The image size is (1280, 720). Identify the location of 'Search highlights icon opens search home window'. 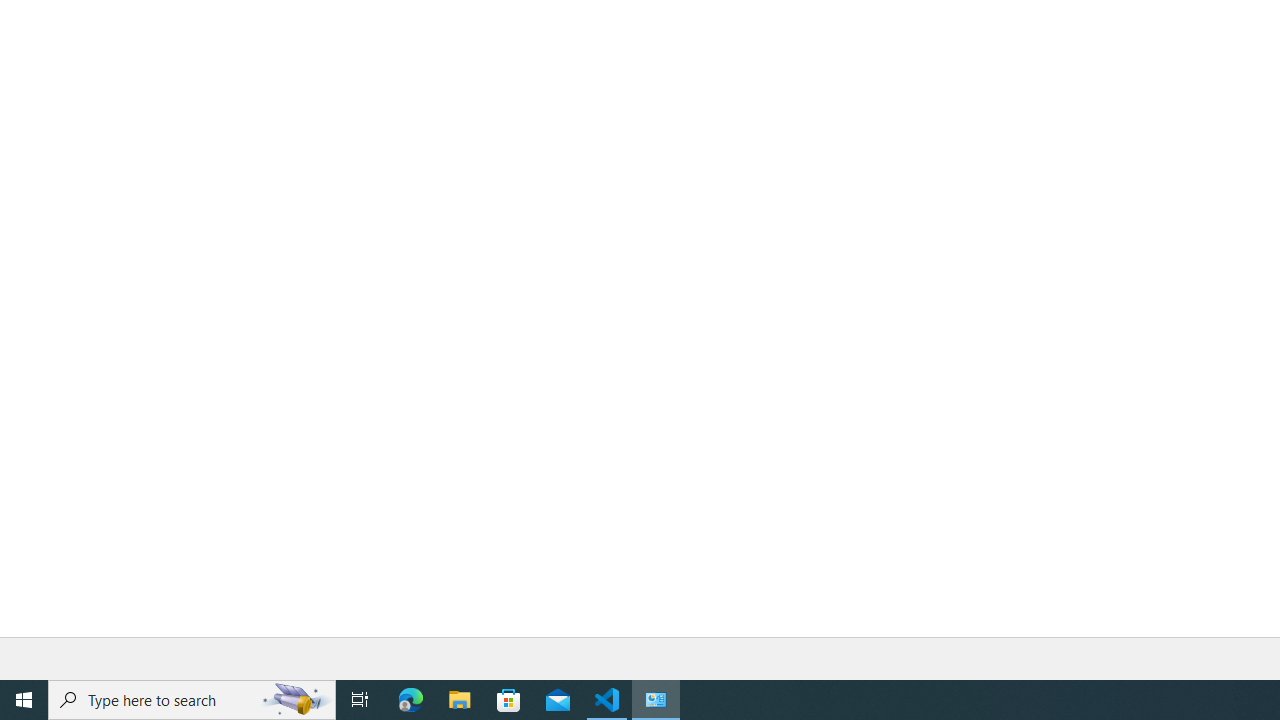
(294, 698).